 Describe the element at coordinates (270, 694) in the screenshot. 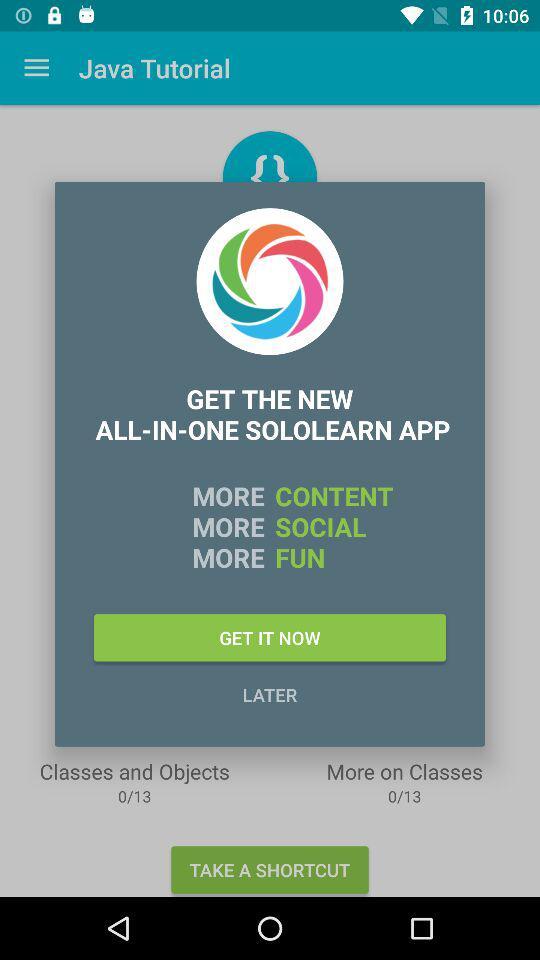

I see `later item` at that location.